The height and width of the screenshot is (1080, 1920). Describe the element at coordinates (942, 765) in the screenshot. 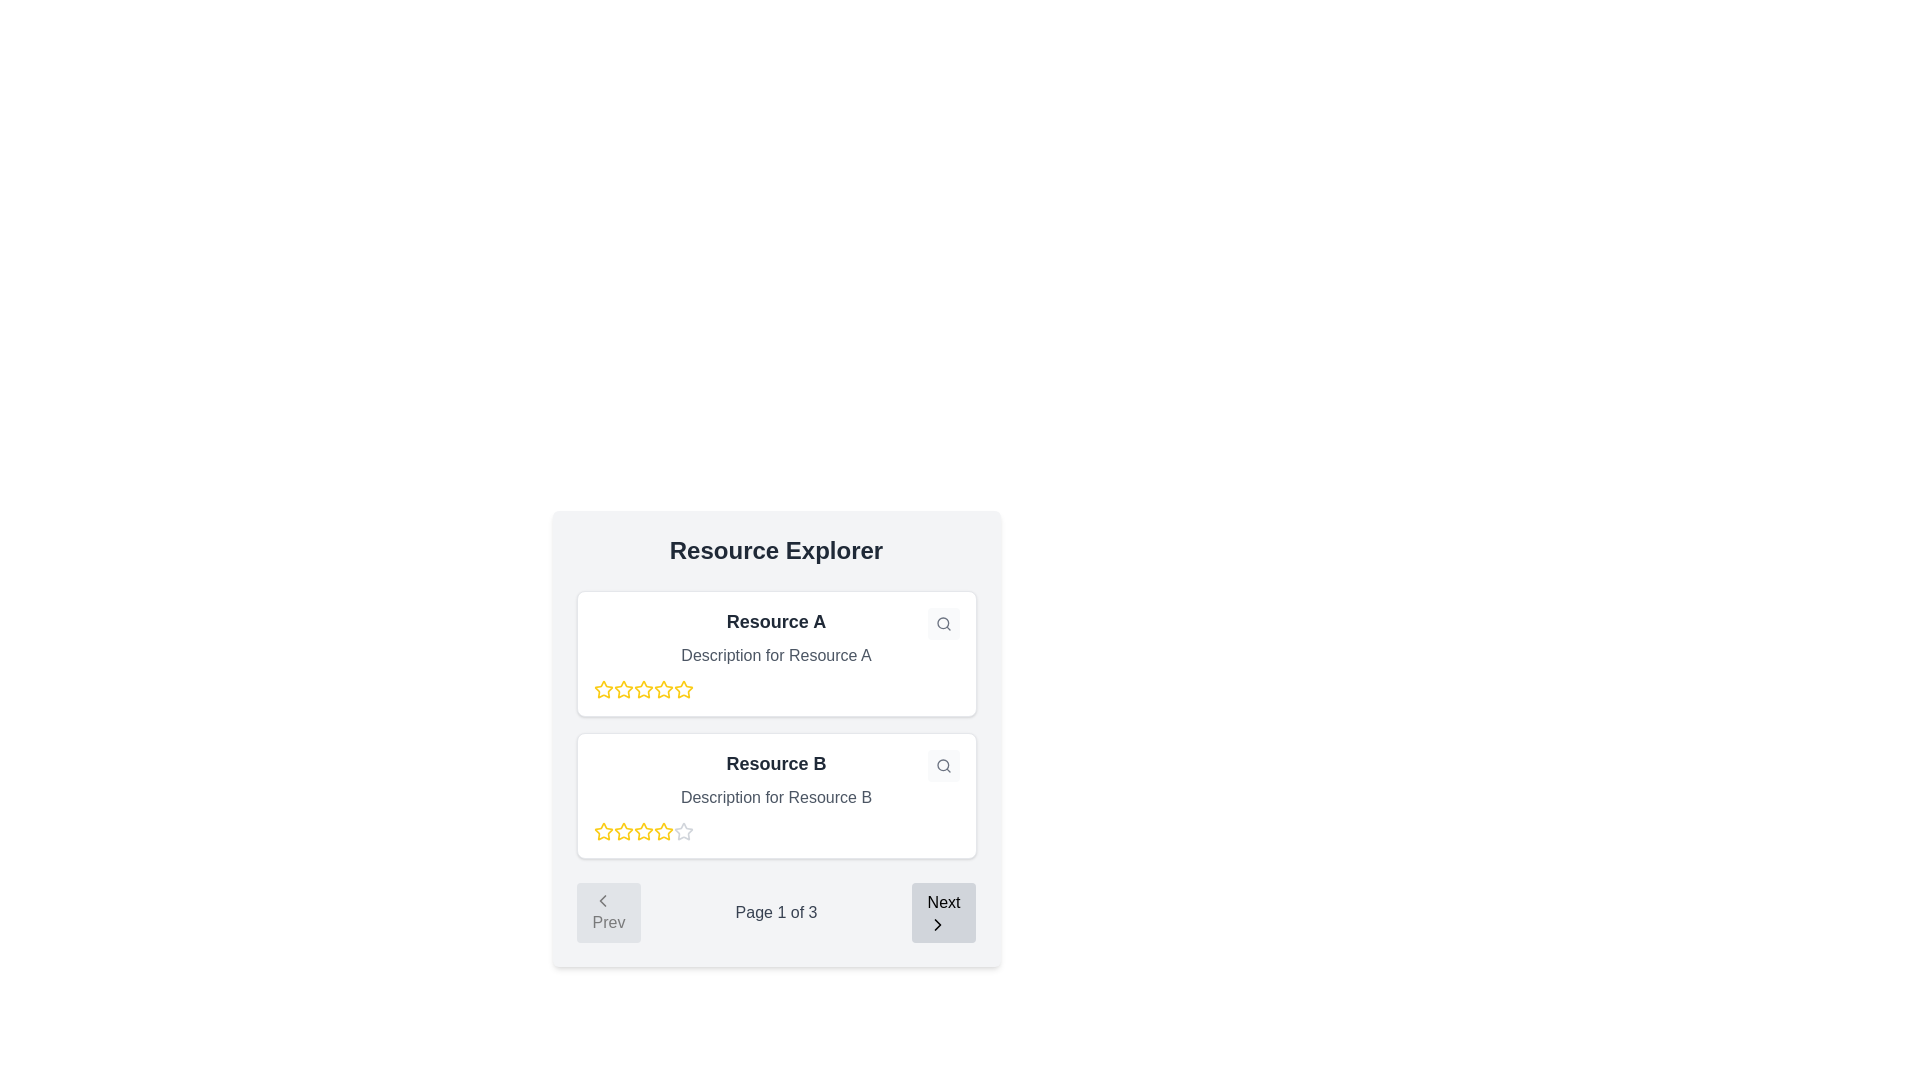

I see `the button located at the top-right of the 'Resource B' card to initiate a search or open details` at that location.